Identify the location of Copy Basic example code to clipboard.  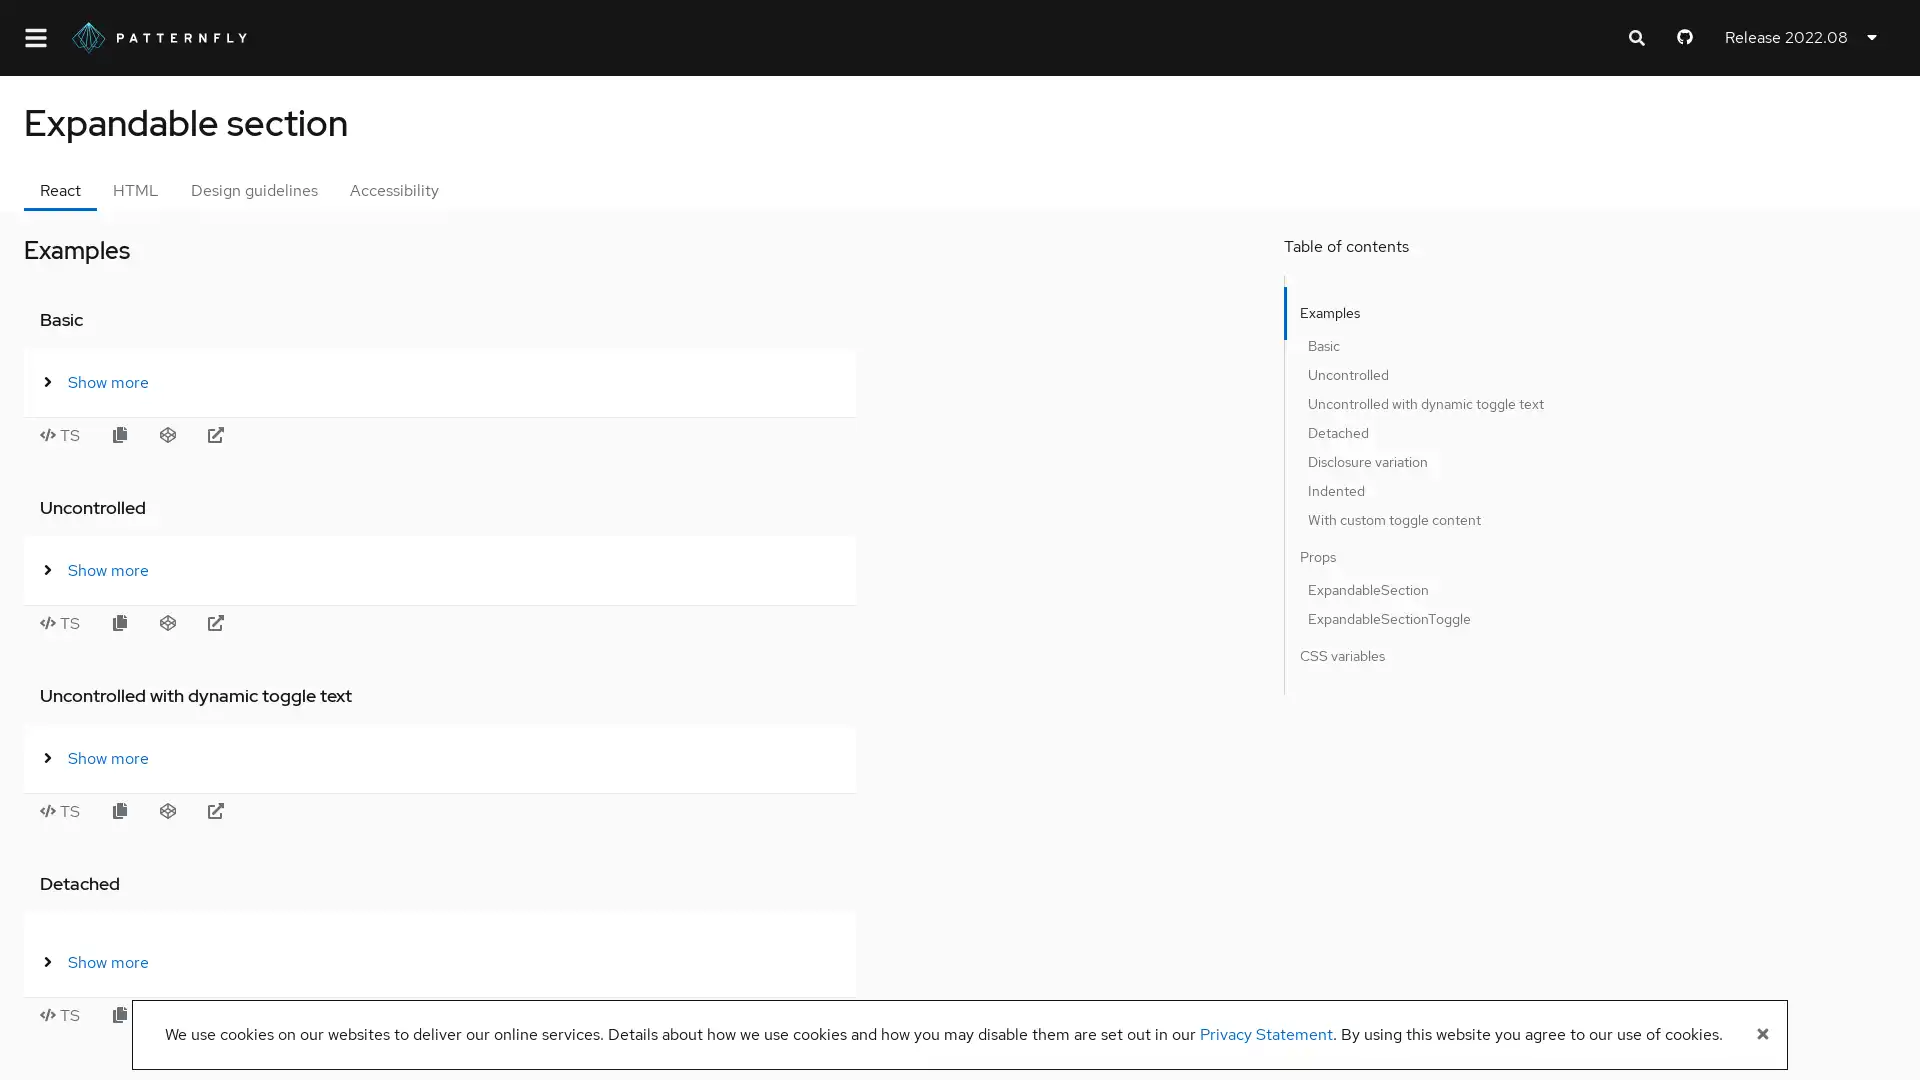
(408, 434).